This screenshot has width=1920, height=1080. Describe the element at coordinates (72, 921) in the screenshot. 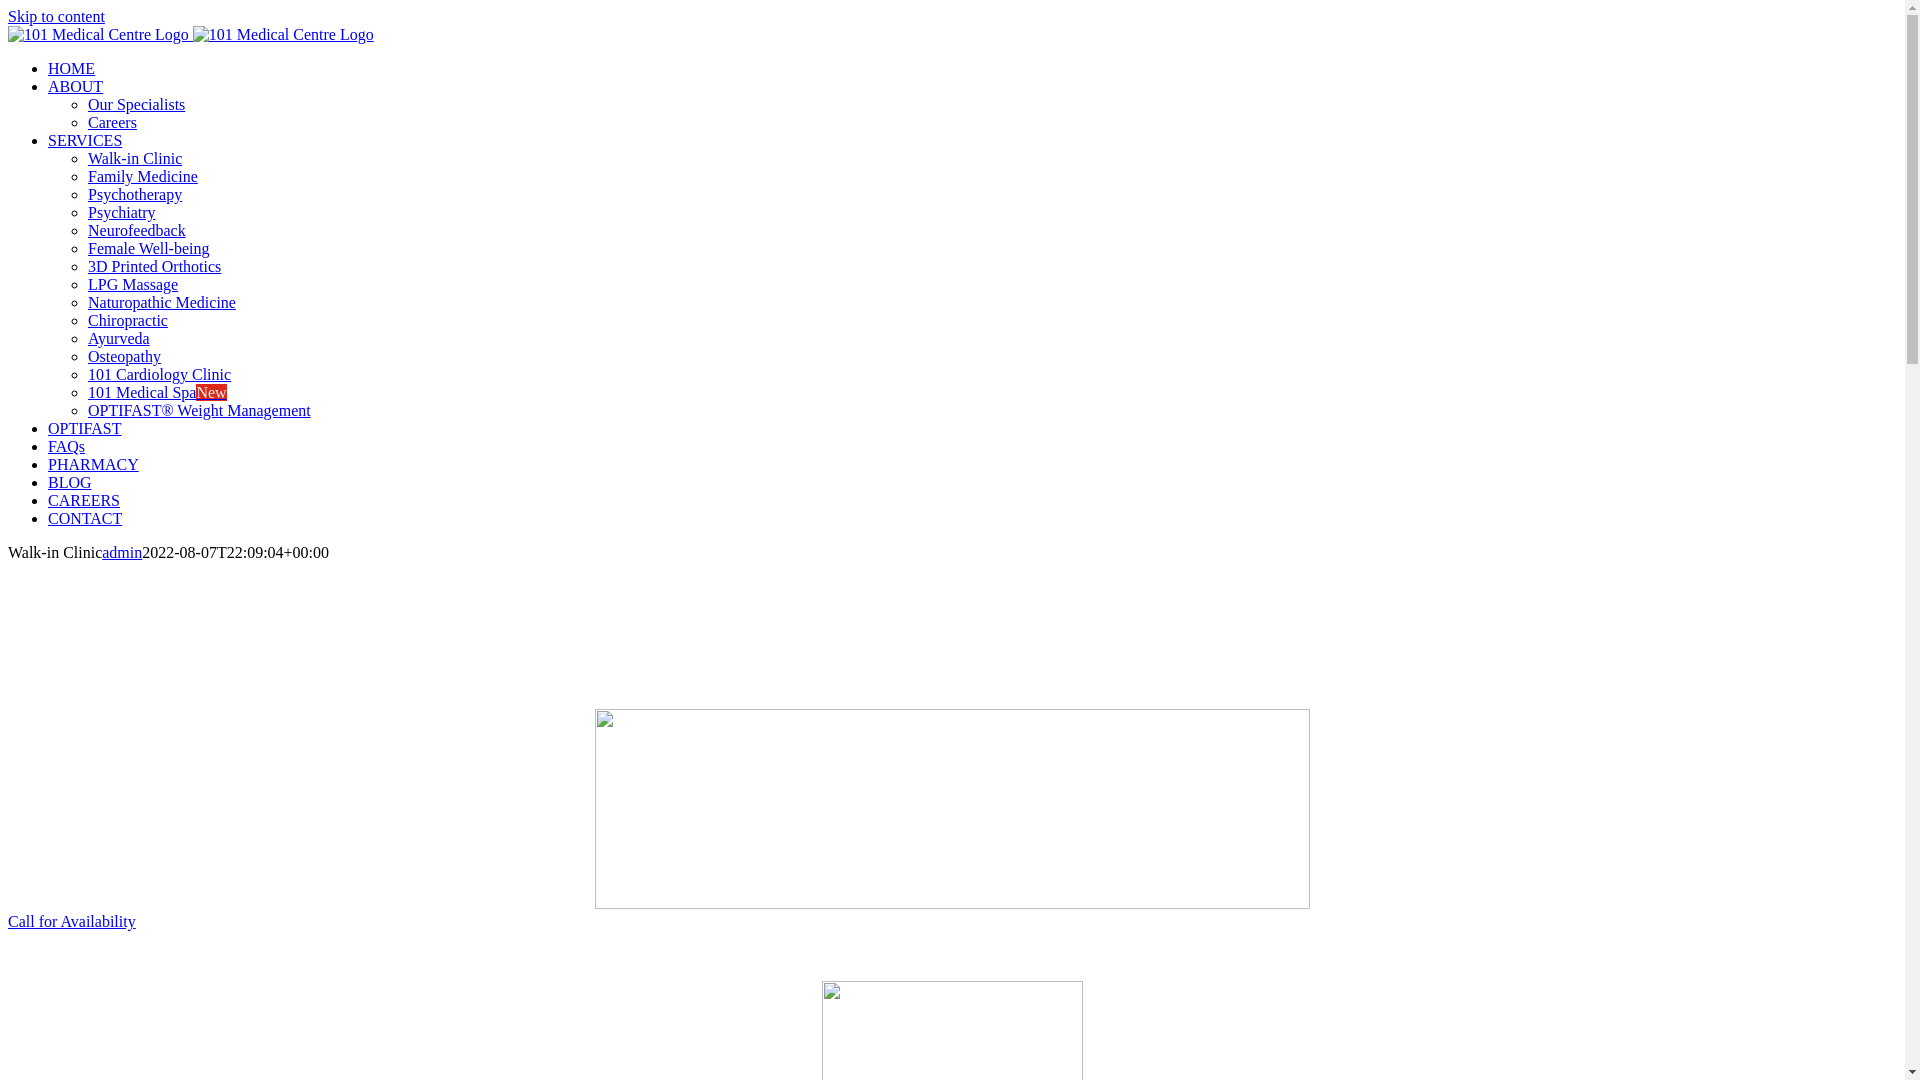

I see `'Call for Availability'` at that location.